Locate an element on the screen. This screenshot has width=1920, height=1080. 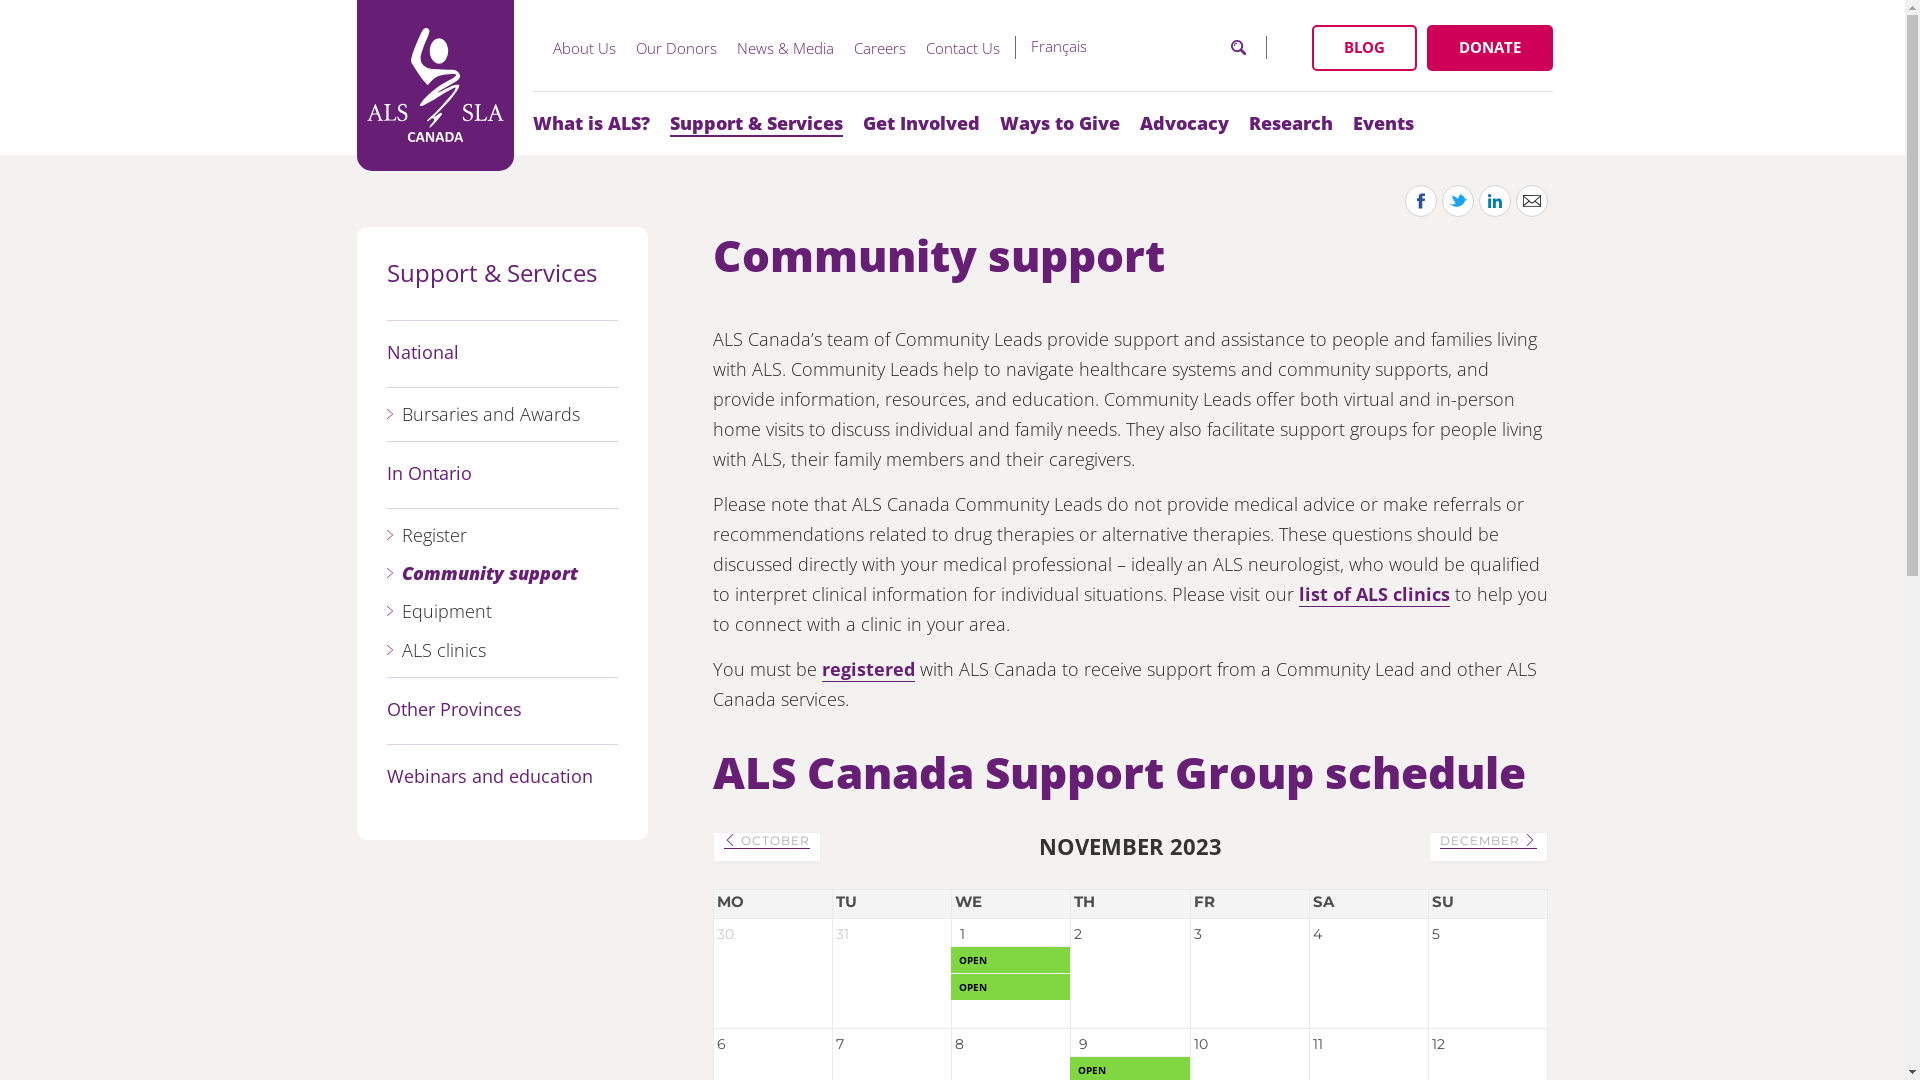
'DONATE' is located at coordinates (1488, 46).